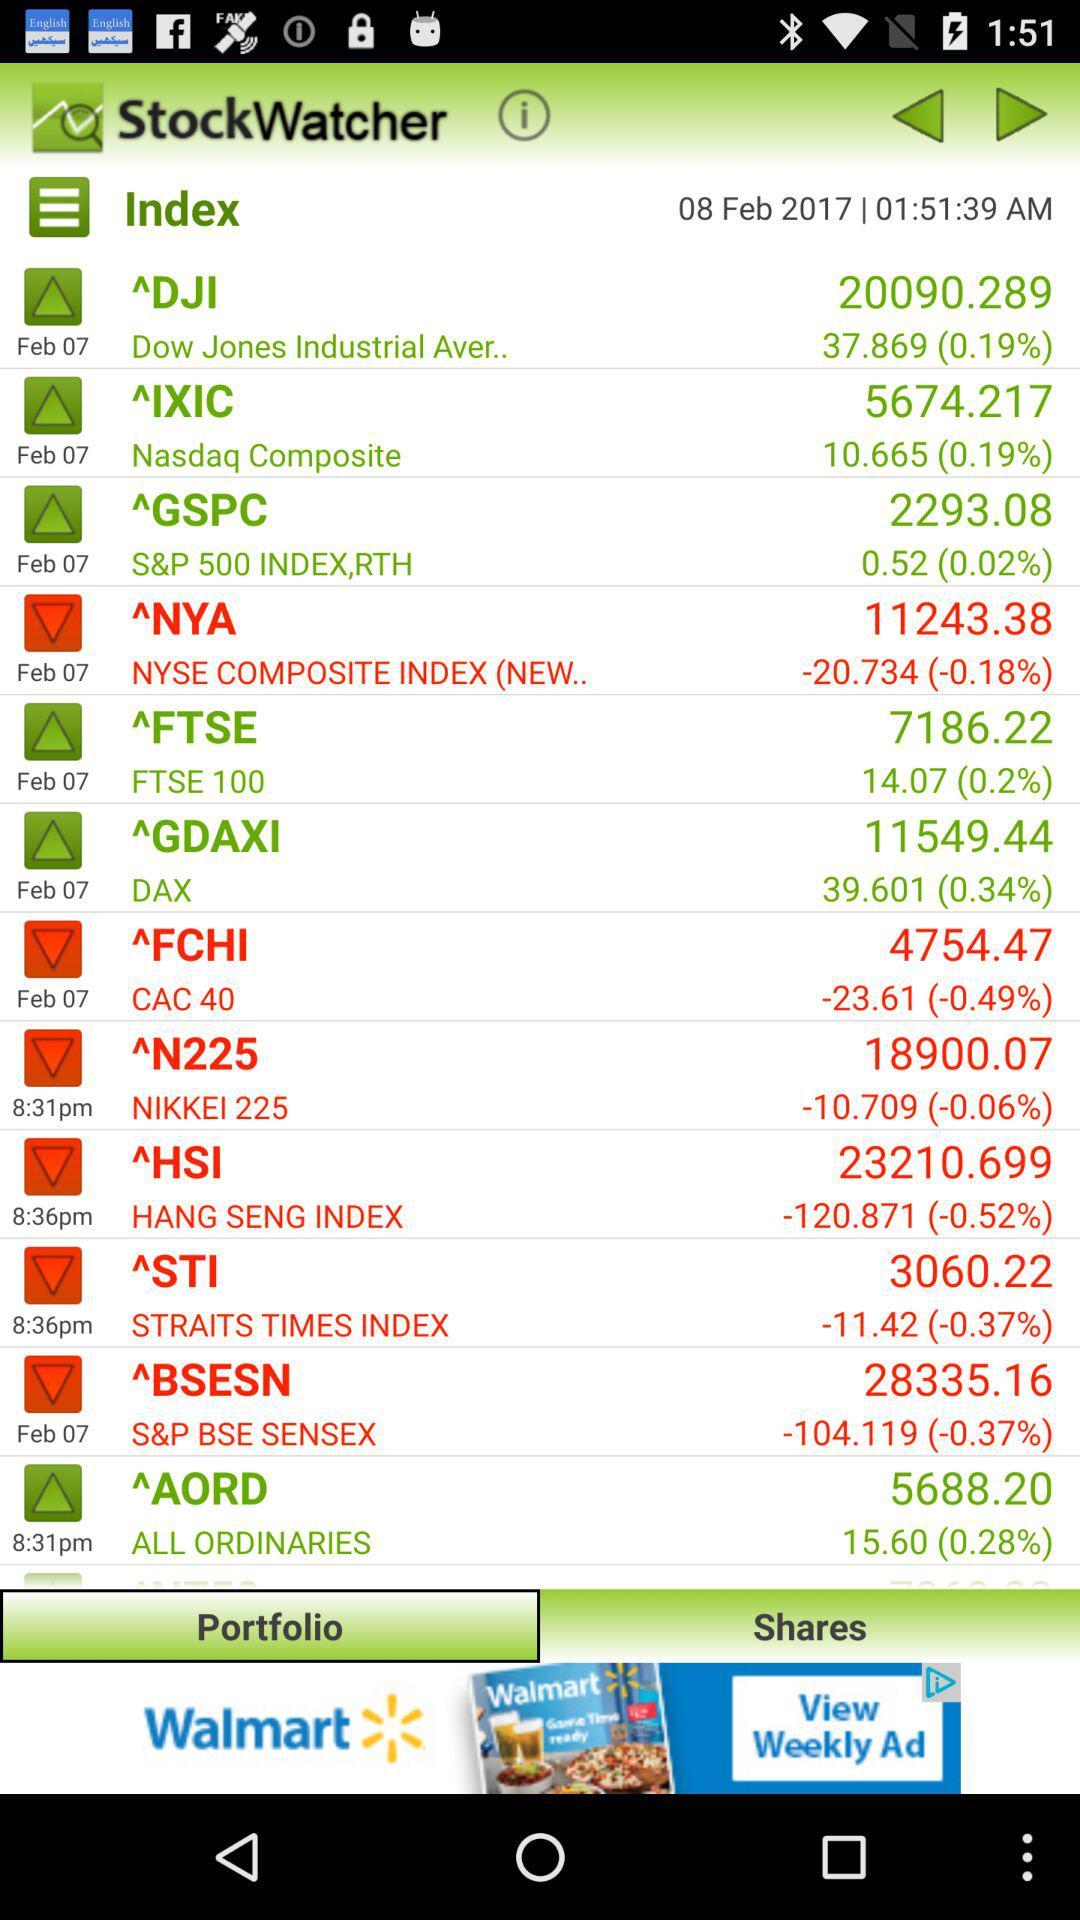 This screenshot has height=1920, width=1080. Describe the element at coordinates (523, 114) in the screenshot. I see `menu pega` at that location.